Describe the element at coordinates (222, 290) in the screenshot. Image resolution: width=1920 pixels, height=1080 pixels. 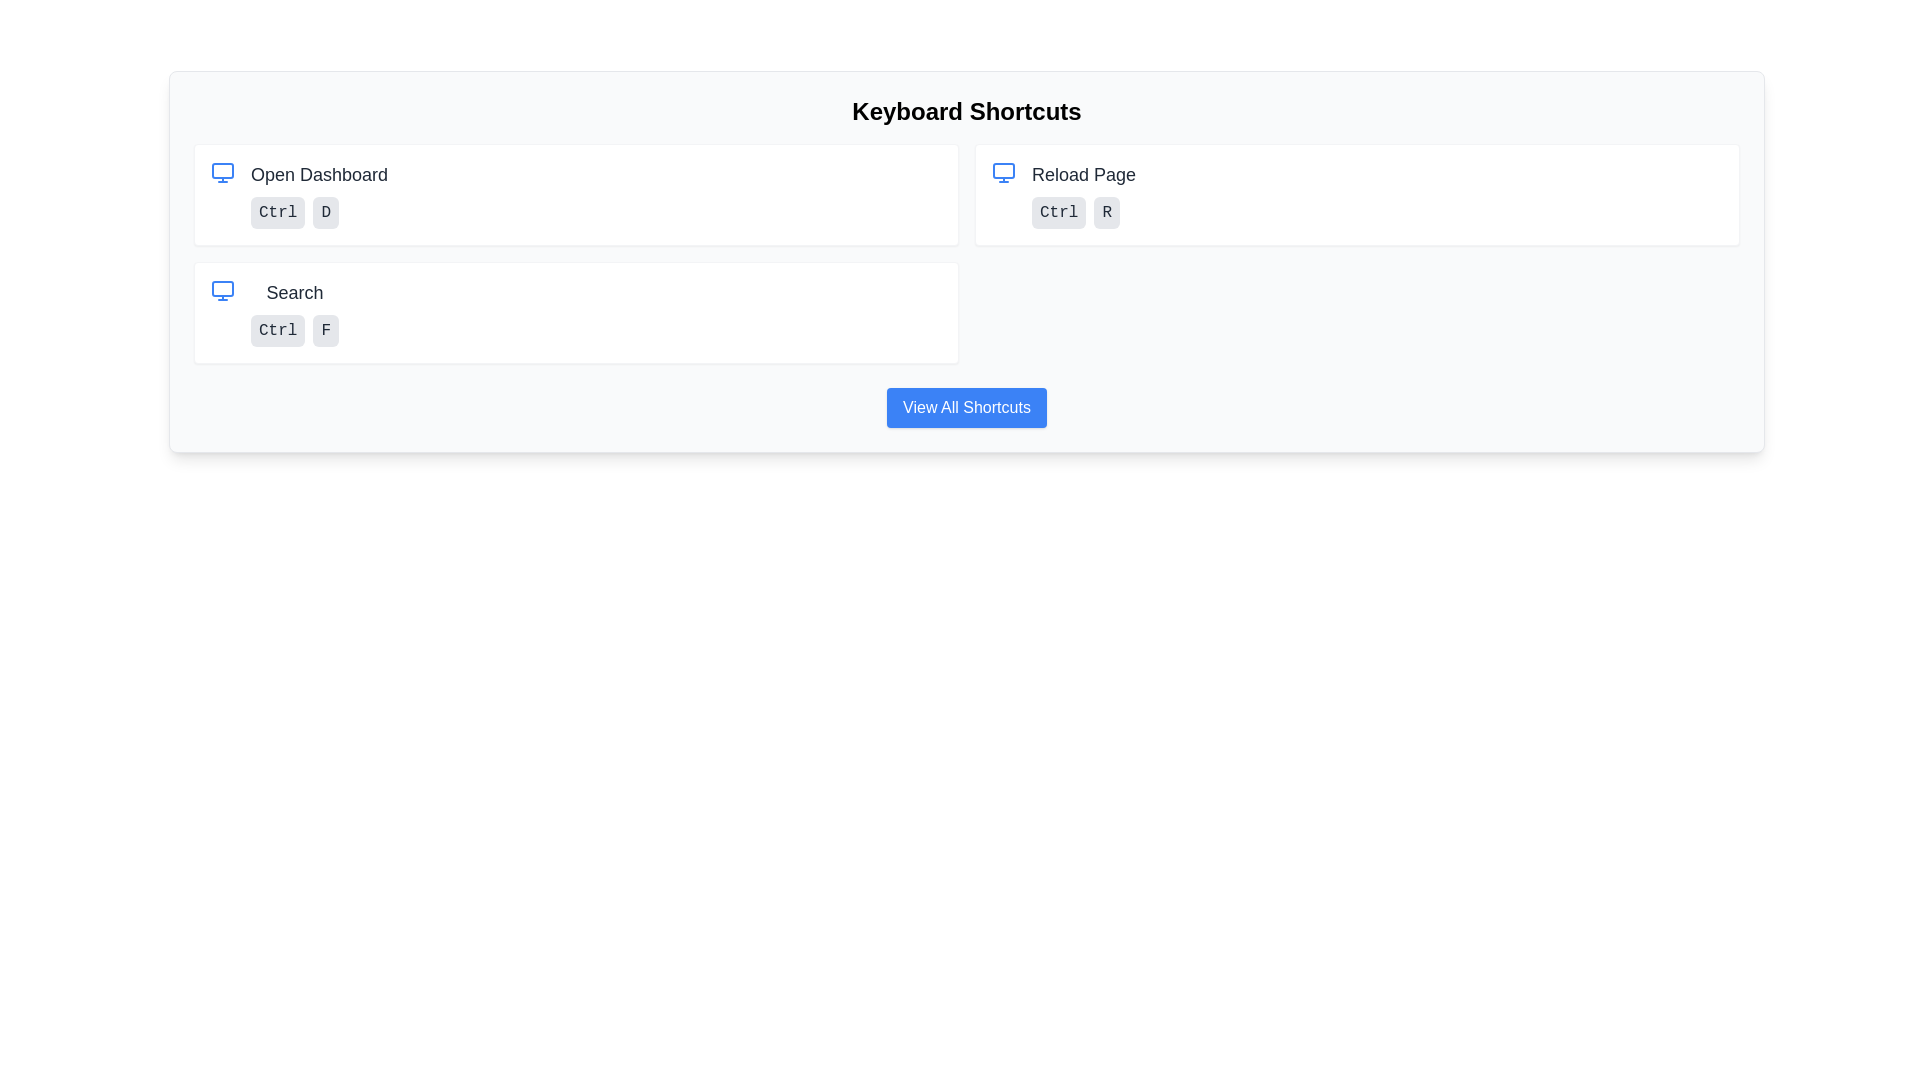
I see `the search icon located in the top-left corner of the card, adjacent to the descriptive text 'Search' and the shortcut keys 'Ctrl' and 'F'` at that location.